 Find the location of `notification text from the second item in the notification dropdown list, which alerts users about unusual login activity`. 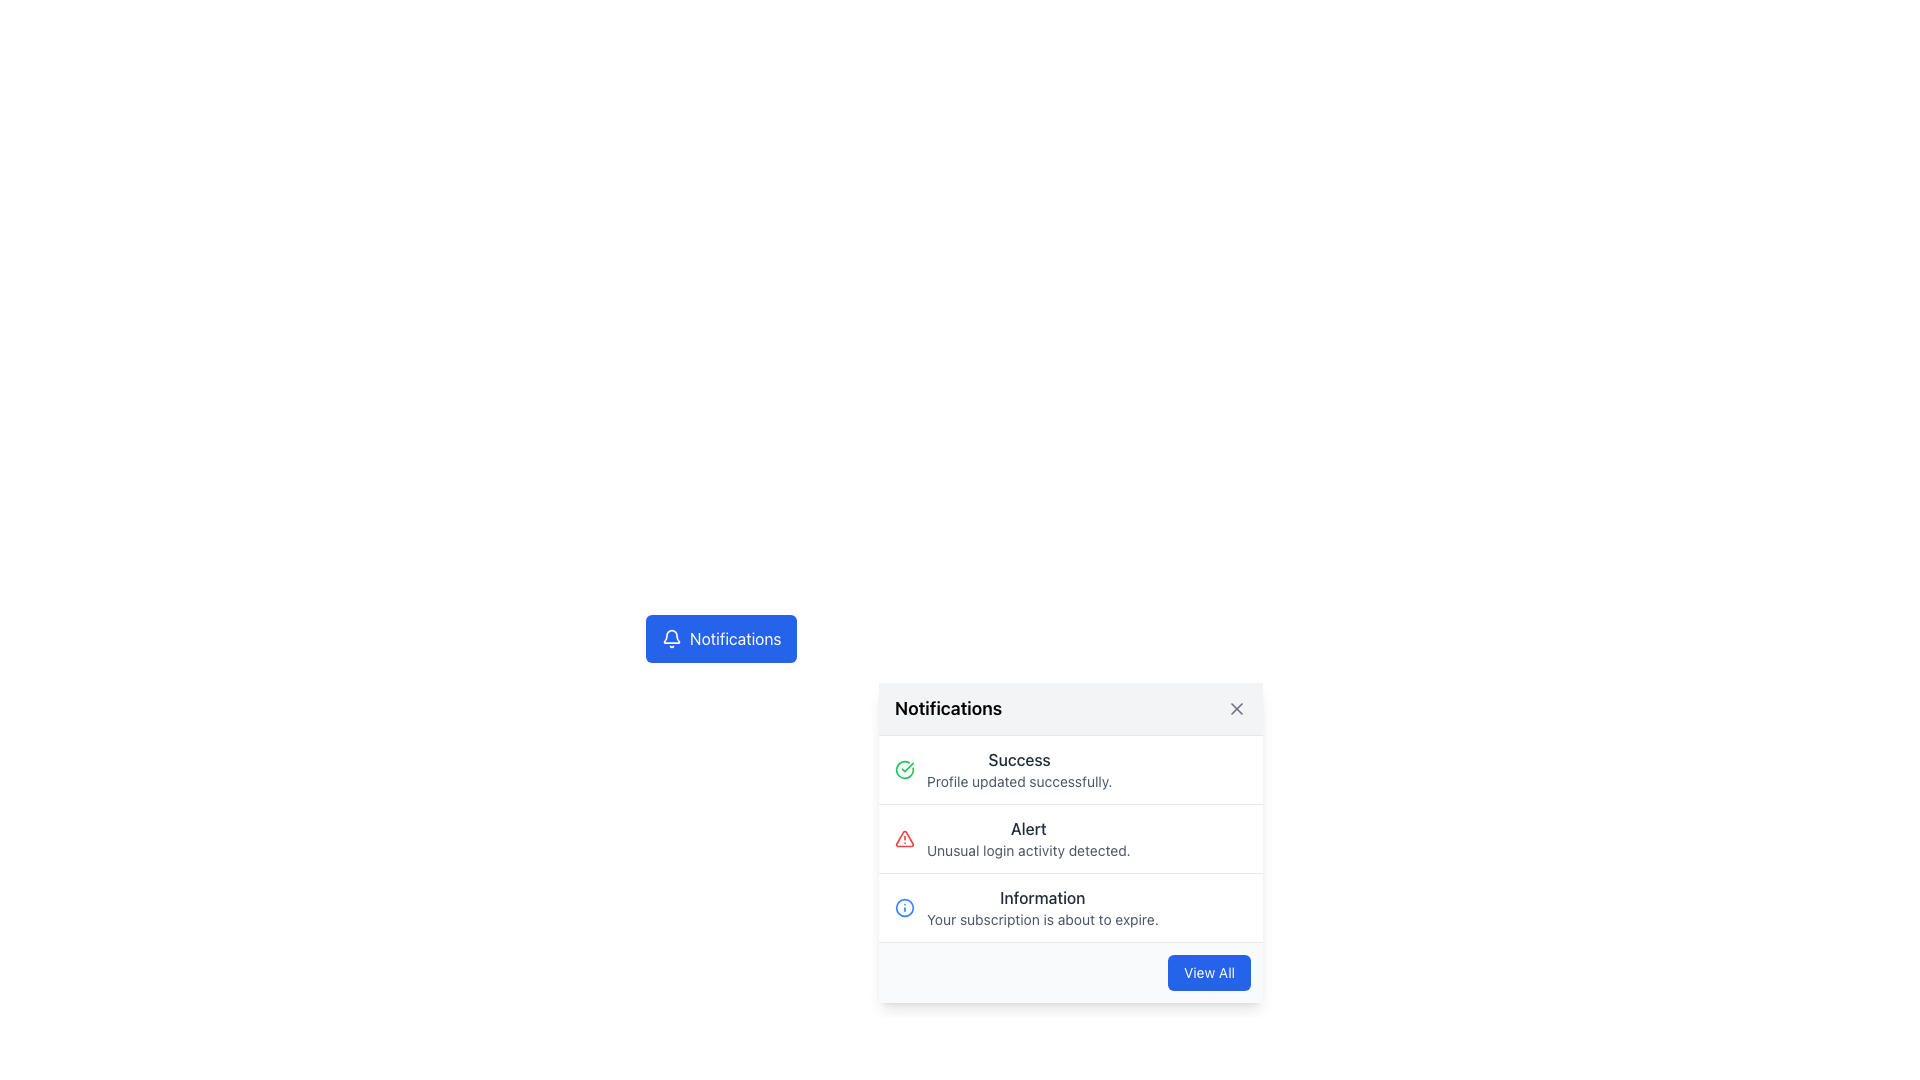

notification text from the second item in the notification dropdown list, which alerts users about unusual login activity is located at coordinates (1069, 843).